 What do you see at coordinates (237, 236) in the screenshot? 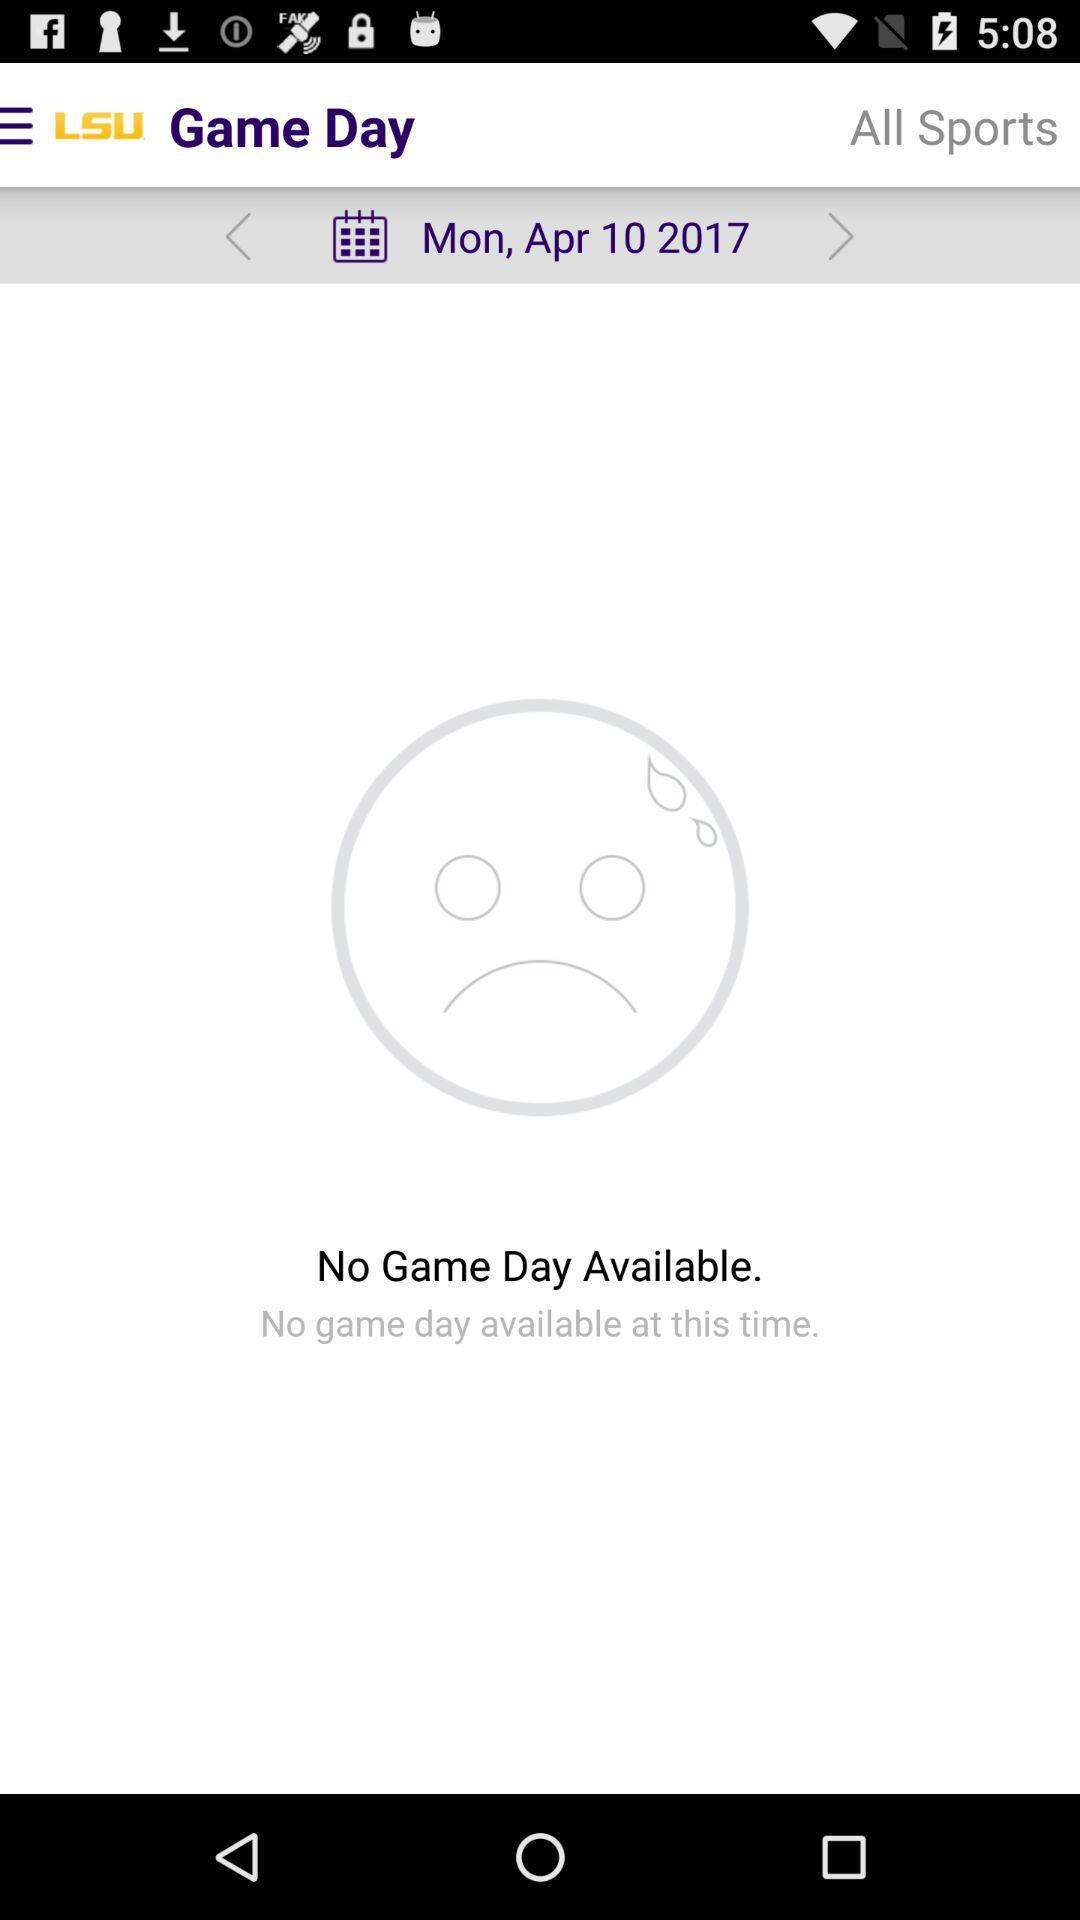
I see `the app to the left of the mon apr 10 item` at bounding box center [237, 236].